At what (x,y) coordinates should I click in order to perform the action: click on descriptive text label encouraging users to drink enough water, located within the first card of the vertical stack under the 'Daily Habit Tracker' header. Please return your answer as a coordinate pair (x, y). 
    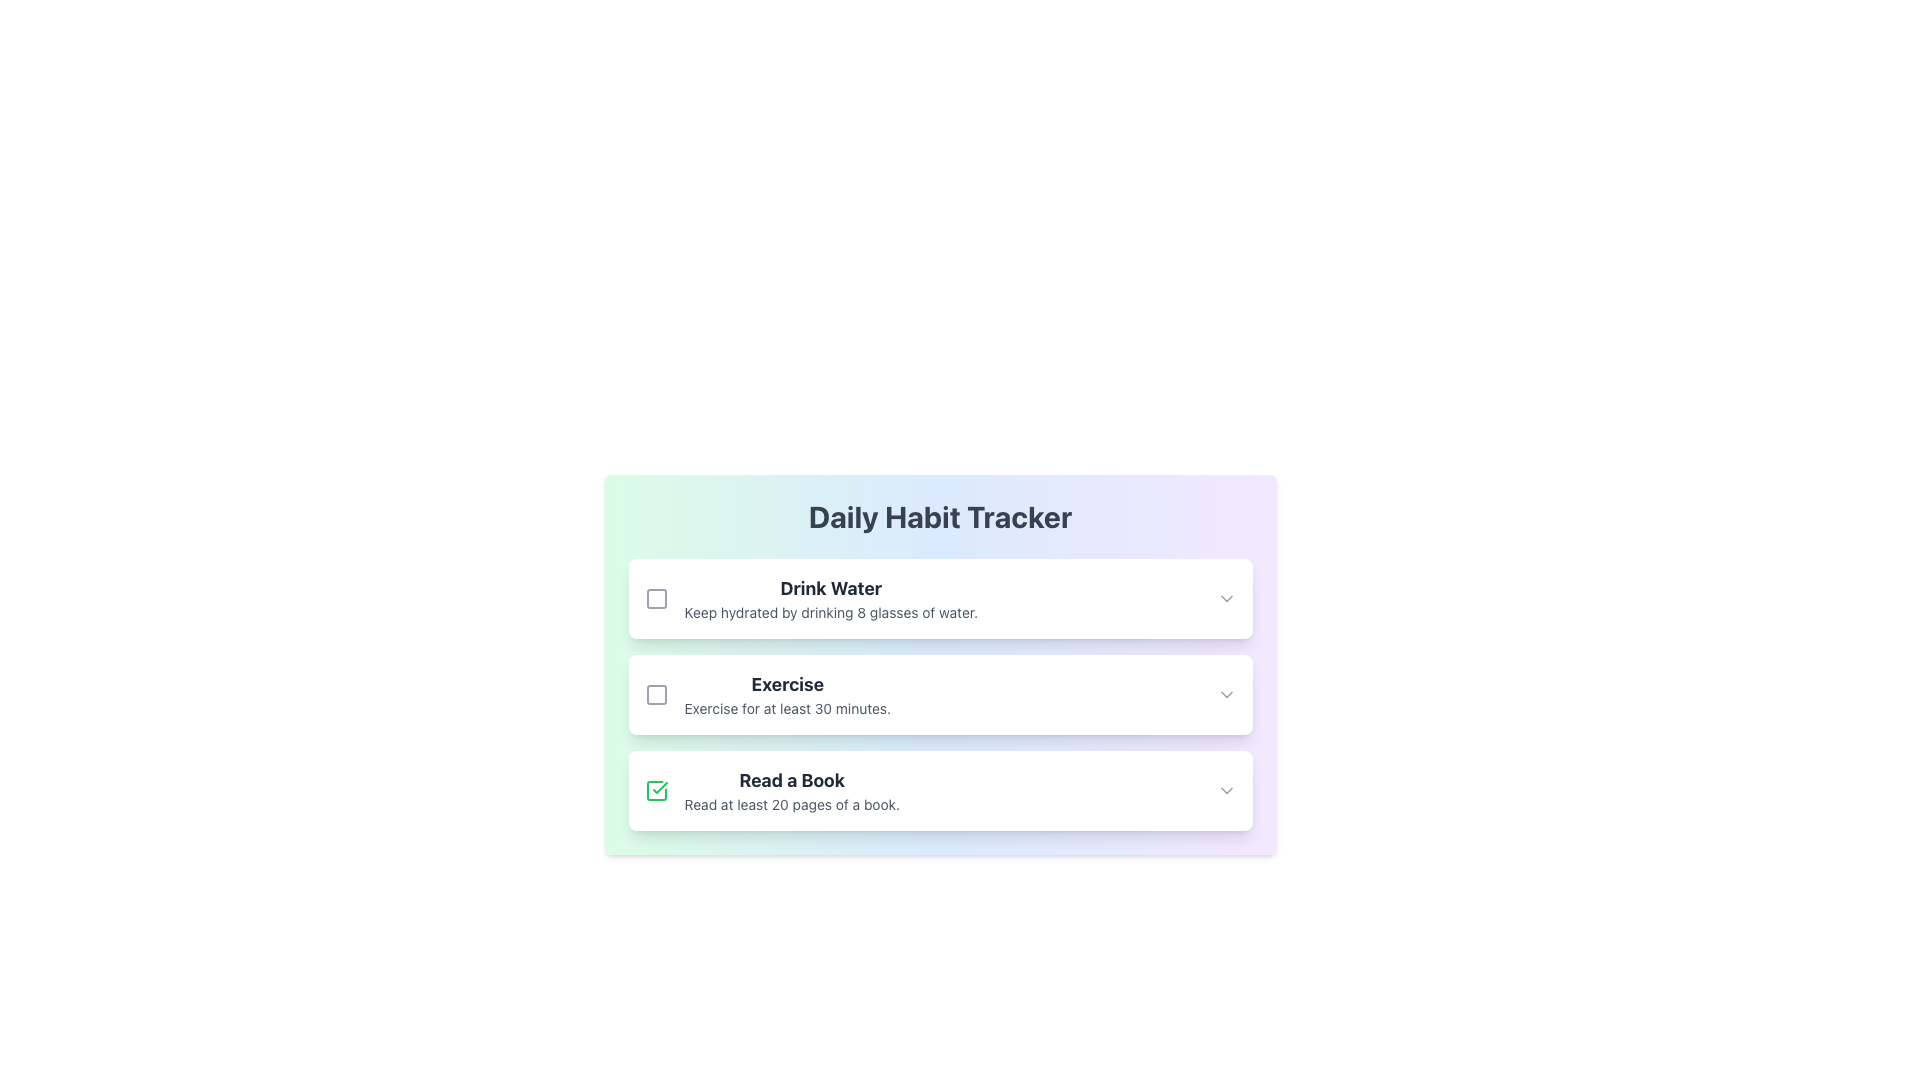
    Looking at the image, I should click on (831, 597).